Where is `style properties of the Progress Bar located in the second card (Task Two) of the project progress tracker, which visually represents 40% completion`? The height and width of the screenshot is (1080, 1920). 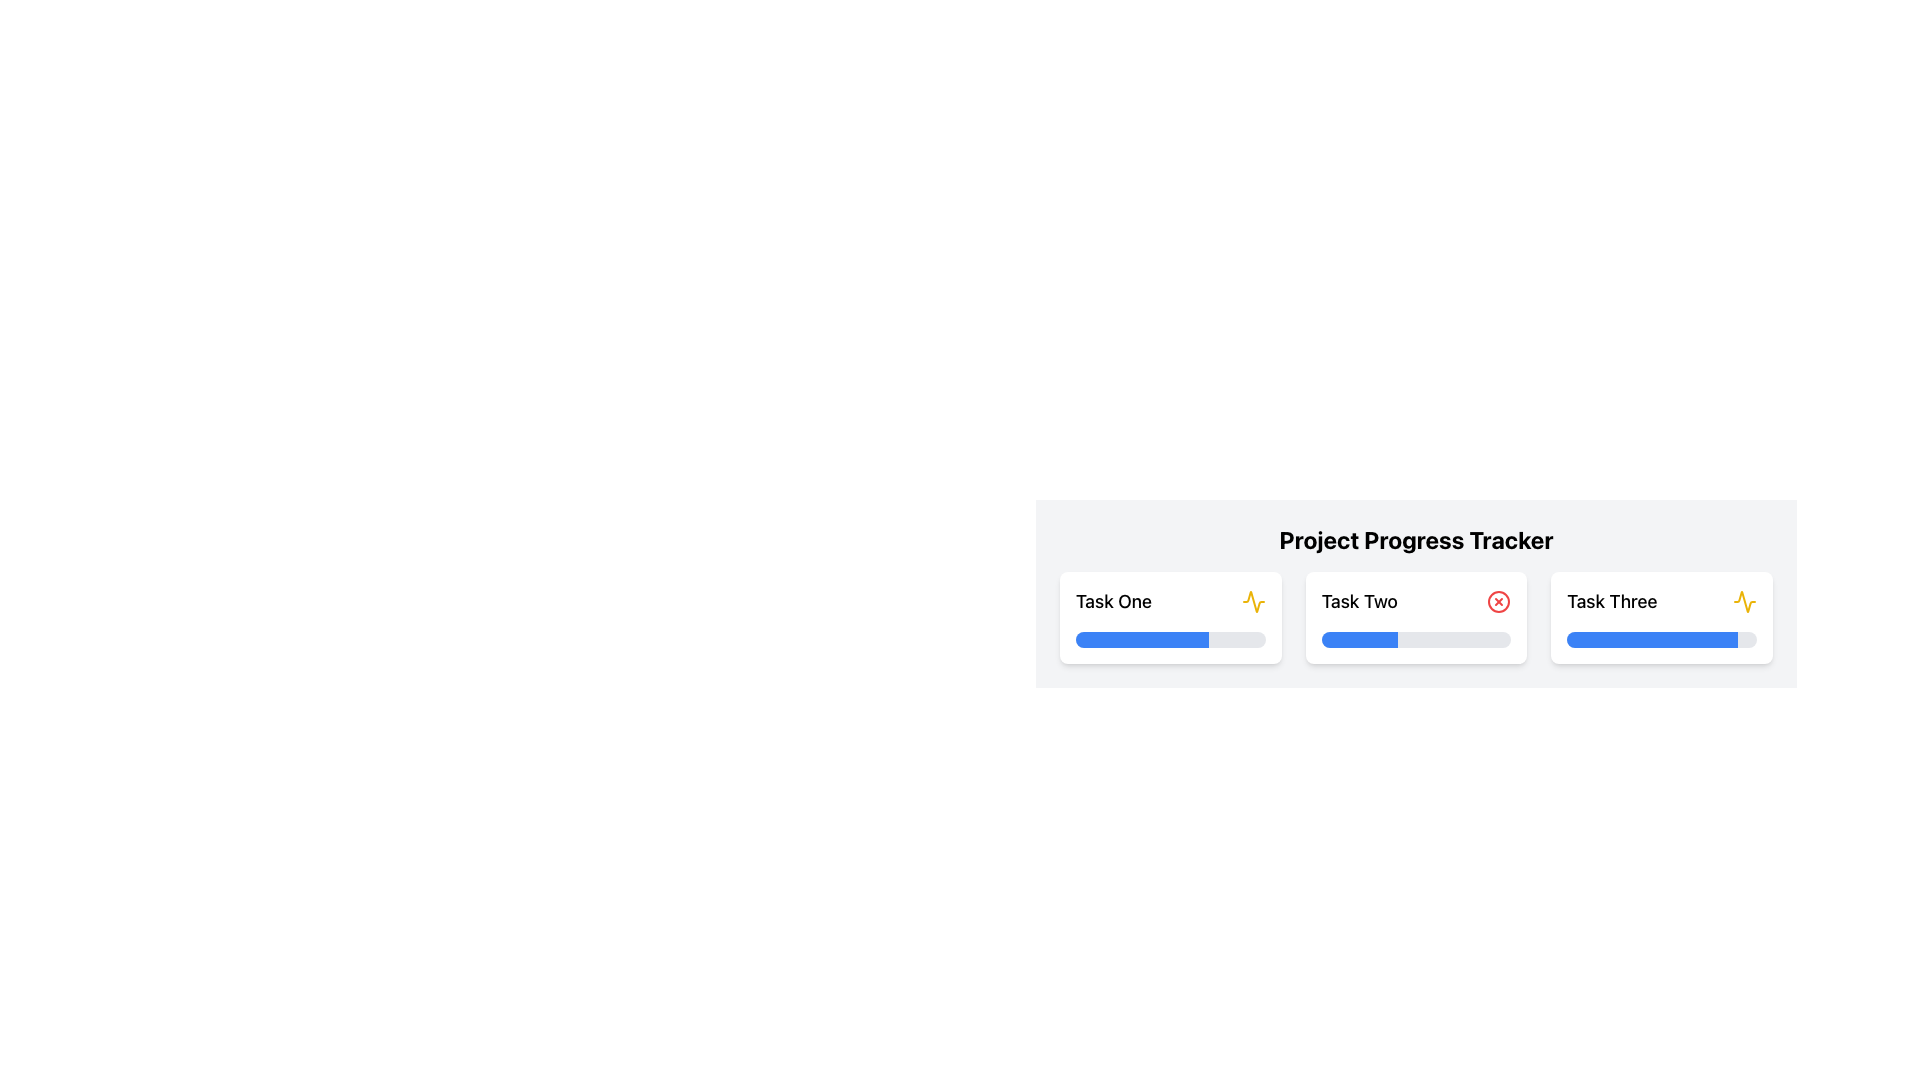 style properties of the Progress Bar located in the second card (Task Two) of the project progress tracker, which visually represents 40% completion is located at coordinates (1359, 640).